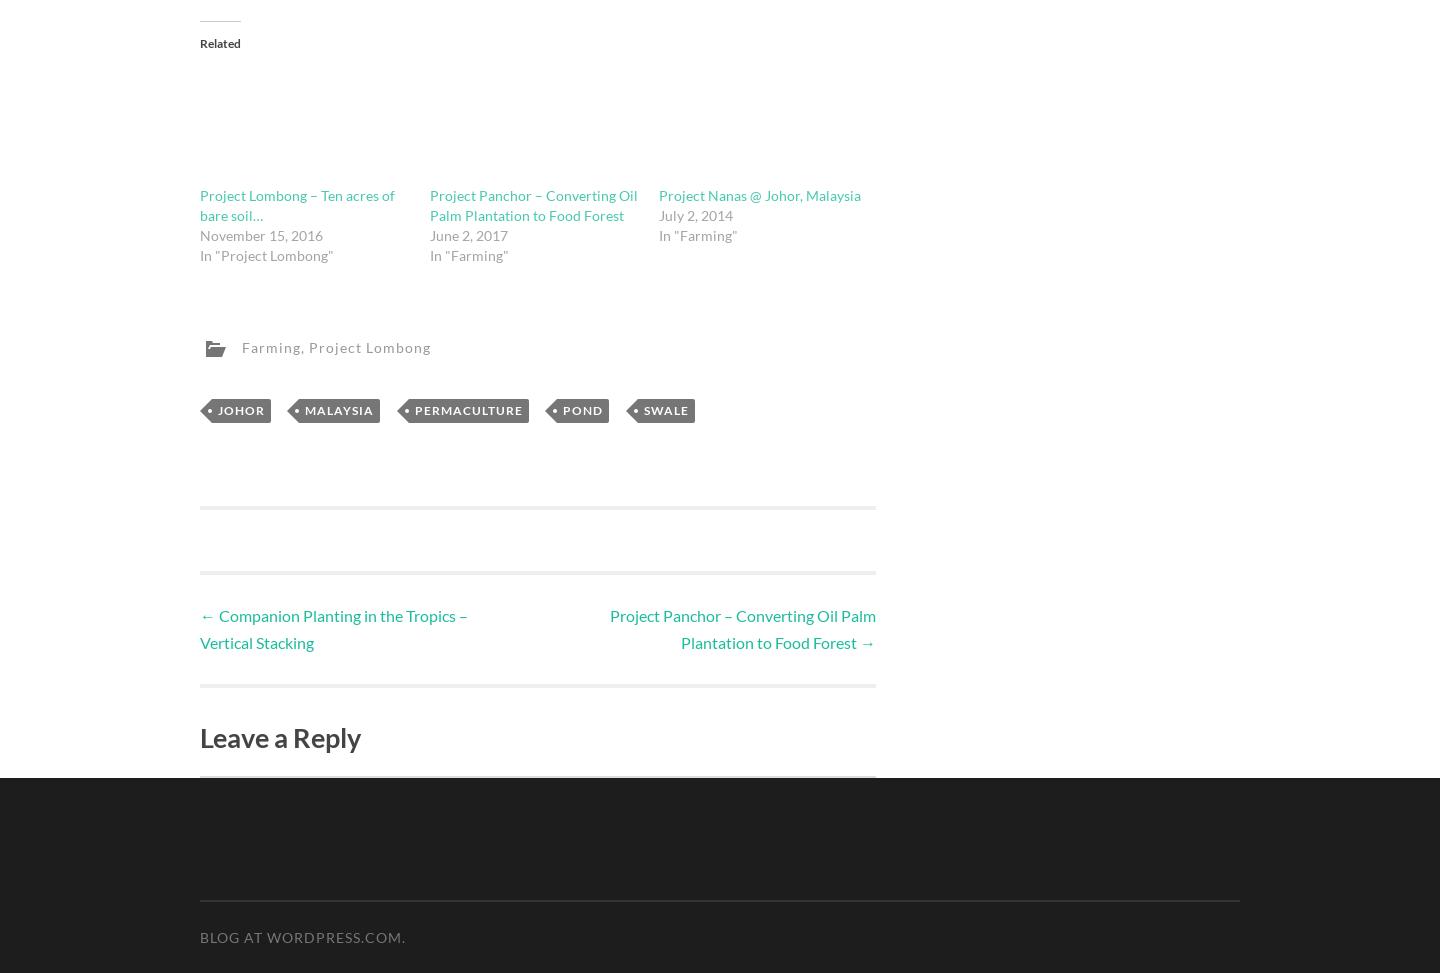 This screenshot has width=1440, height=973. Describe the element at coordinates (368, 346) in the screenshot. I see `'Project Lombong'` at that location.